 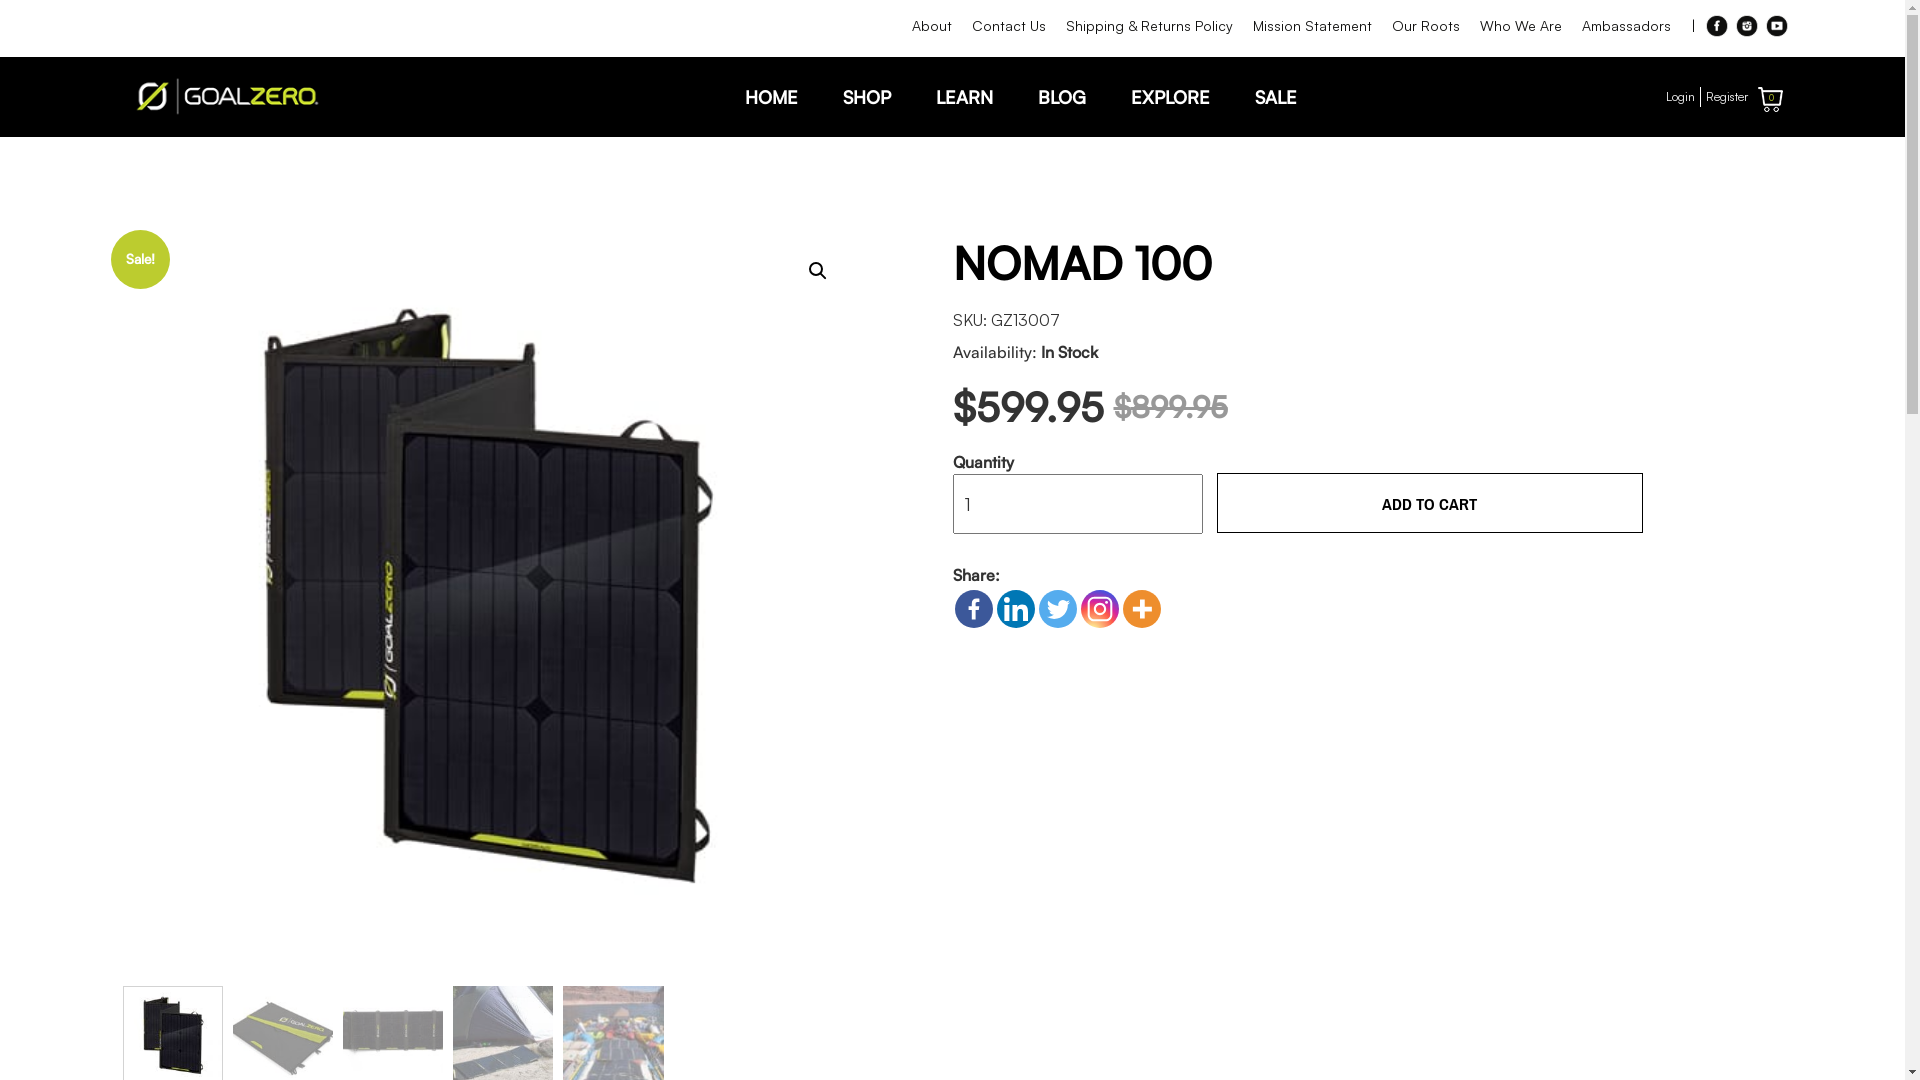 I want to click on 'ADD TO CART', so click(x=1429, y=501).